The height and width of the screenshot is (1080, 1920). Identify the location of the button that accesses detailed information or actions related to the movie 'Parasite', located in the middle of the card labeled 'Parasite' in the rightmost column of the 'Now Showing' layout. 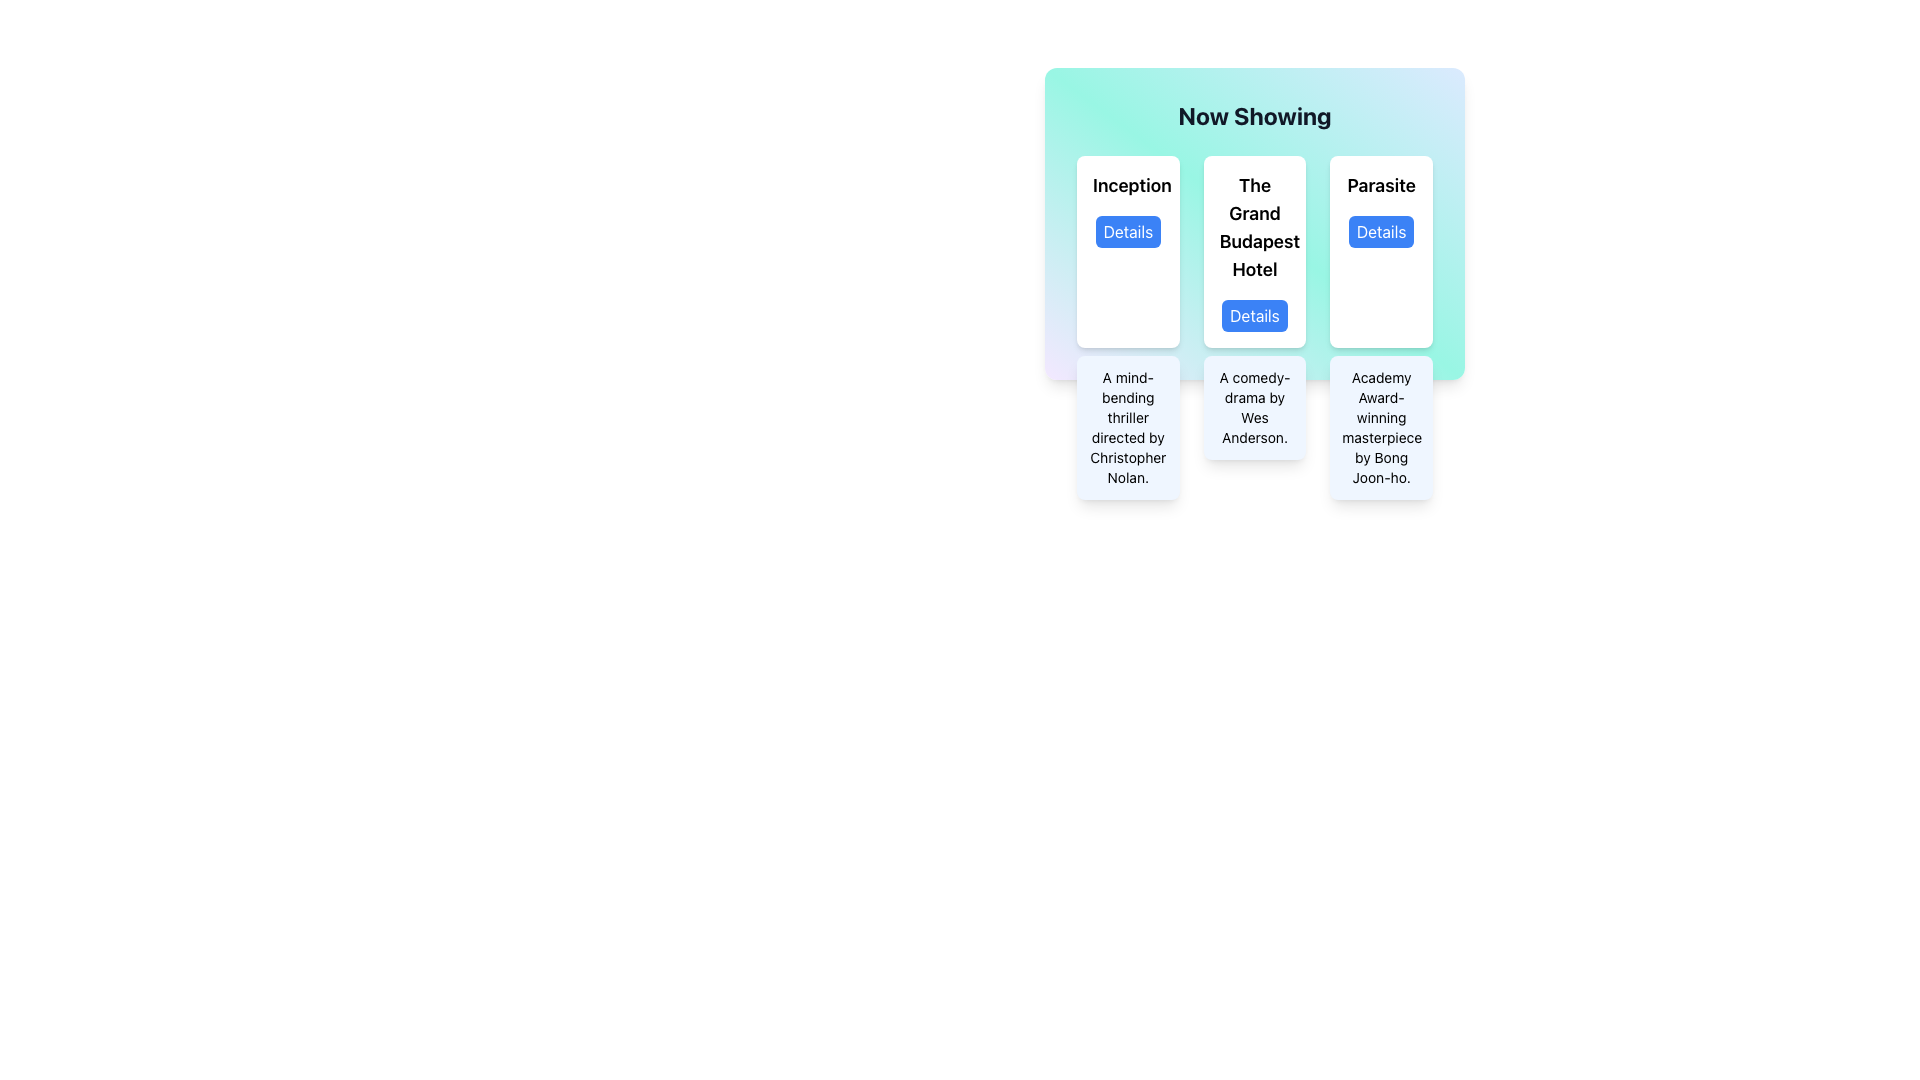
(1380, 230).